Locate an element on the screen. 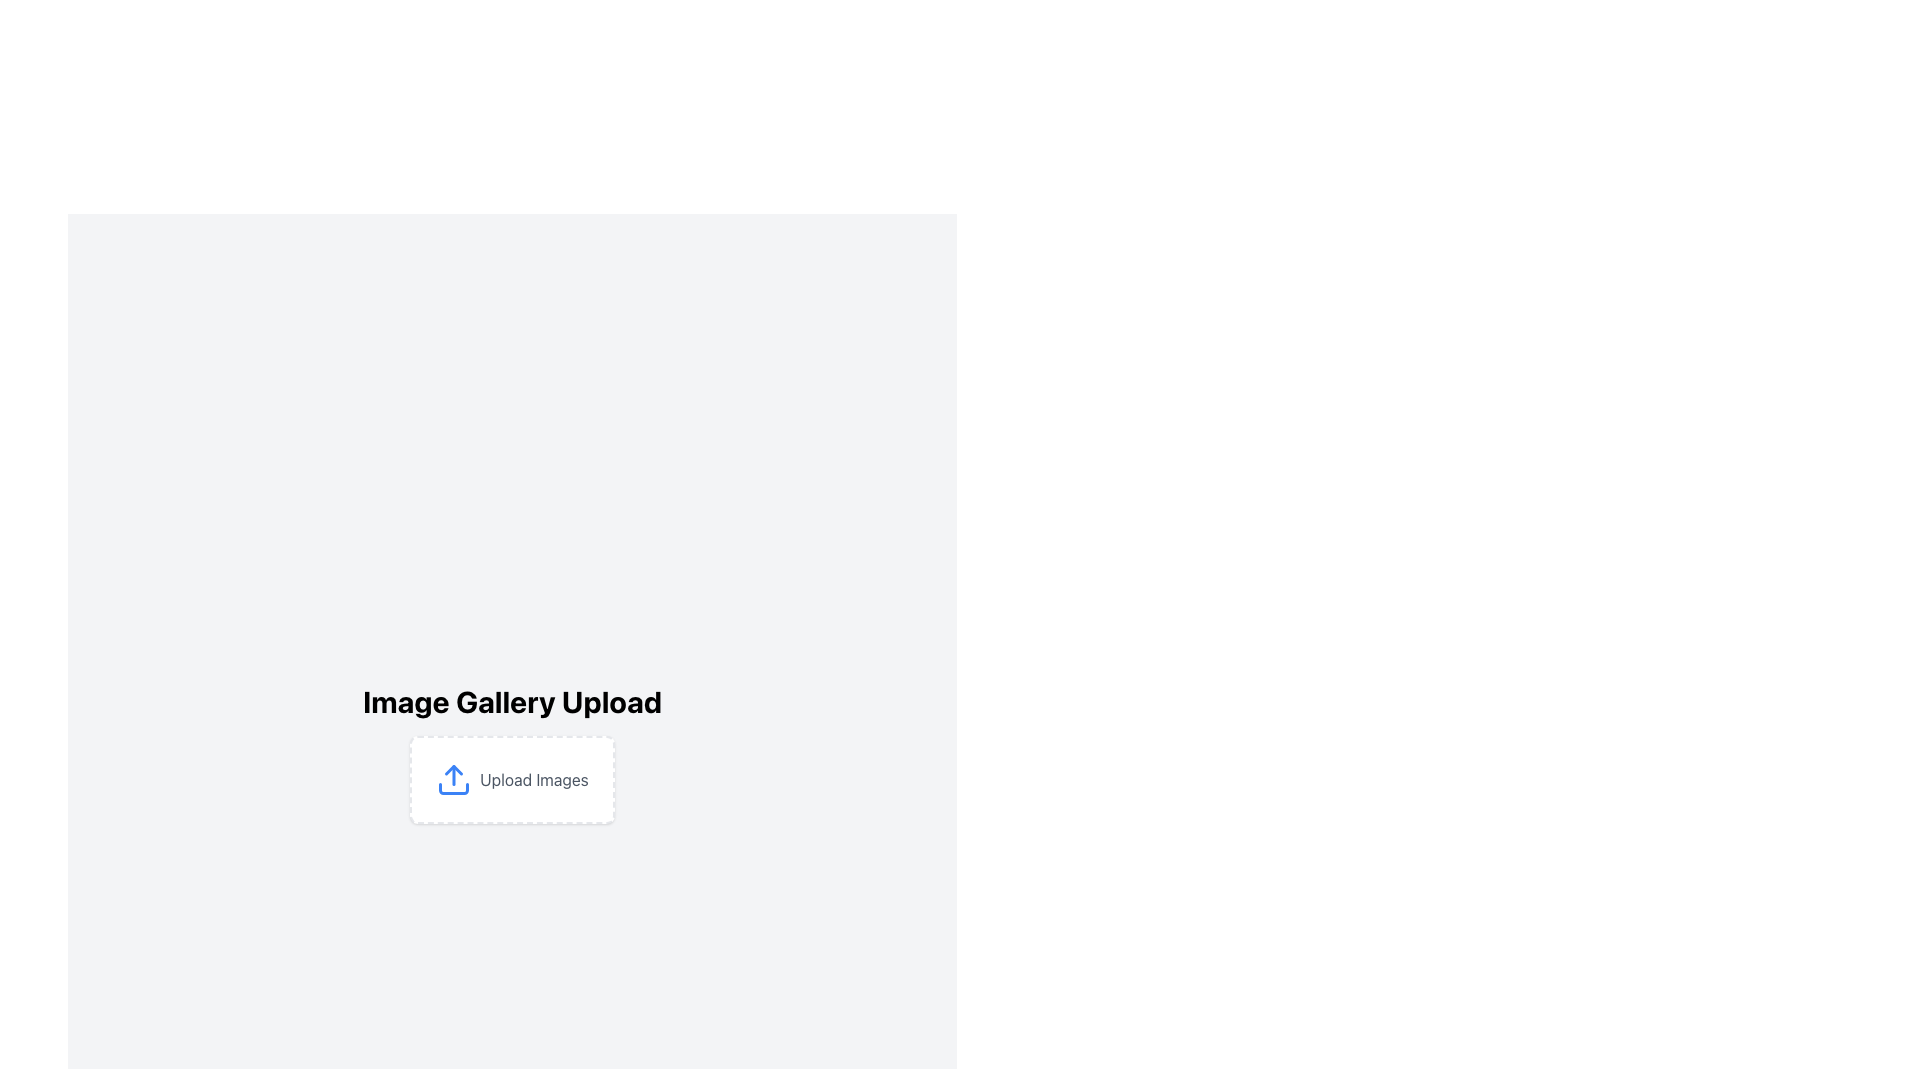  the header text label that provides context for the surrounding interface, located directly above the 'Upload Images' button is located at coordinates (512, 701).